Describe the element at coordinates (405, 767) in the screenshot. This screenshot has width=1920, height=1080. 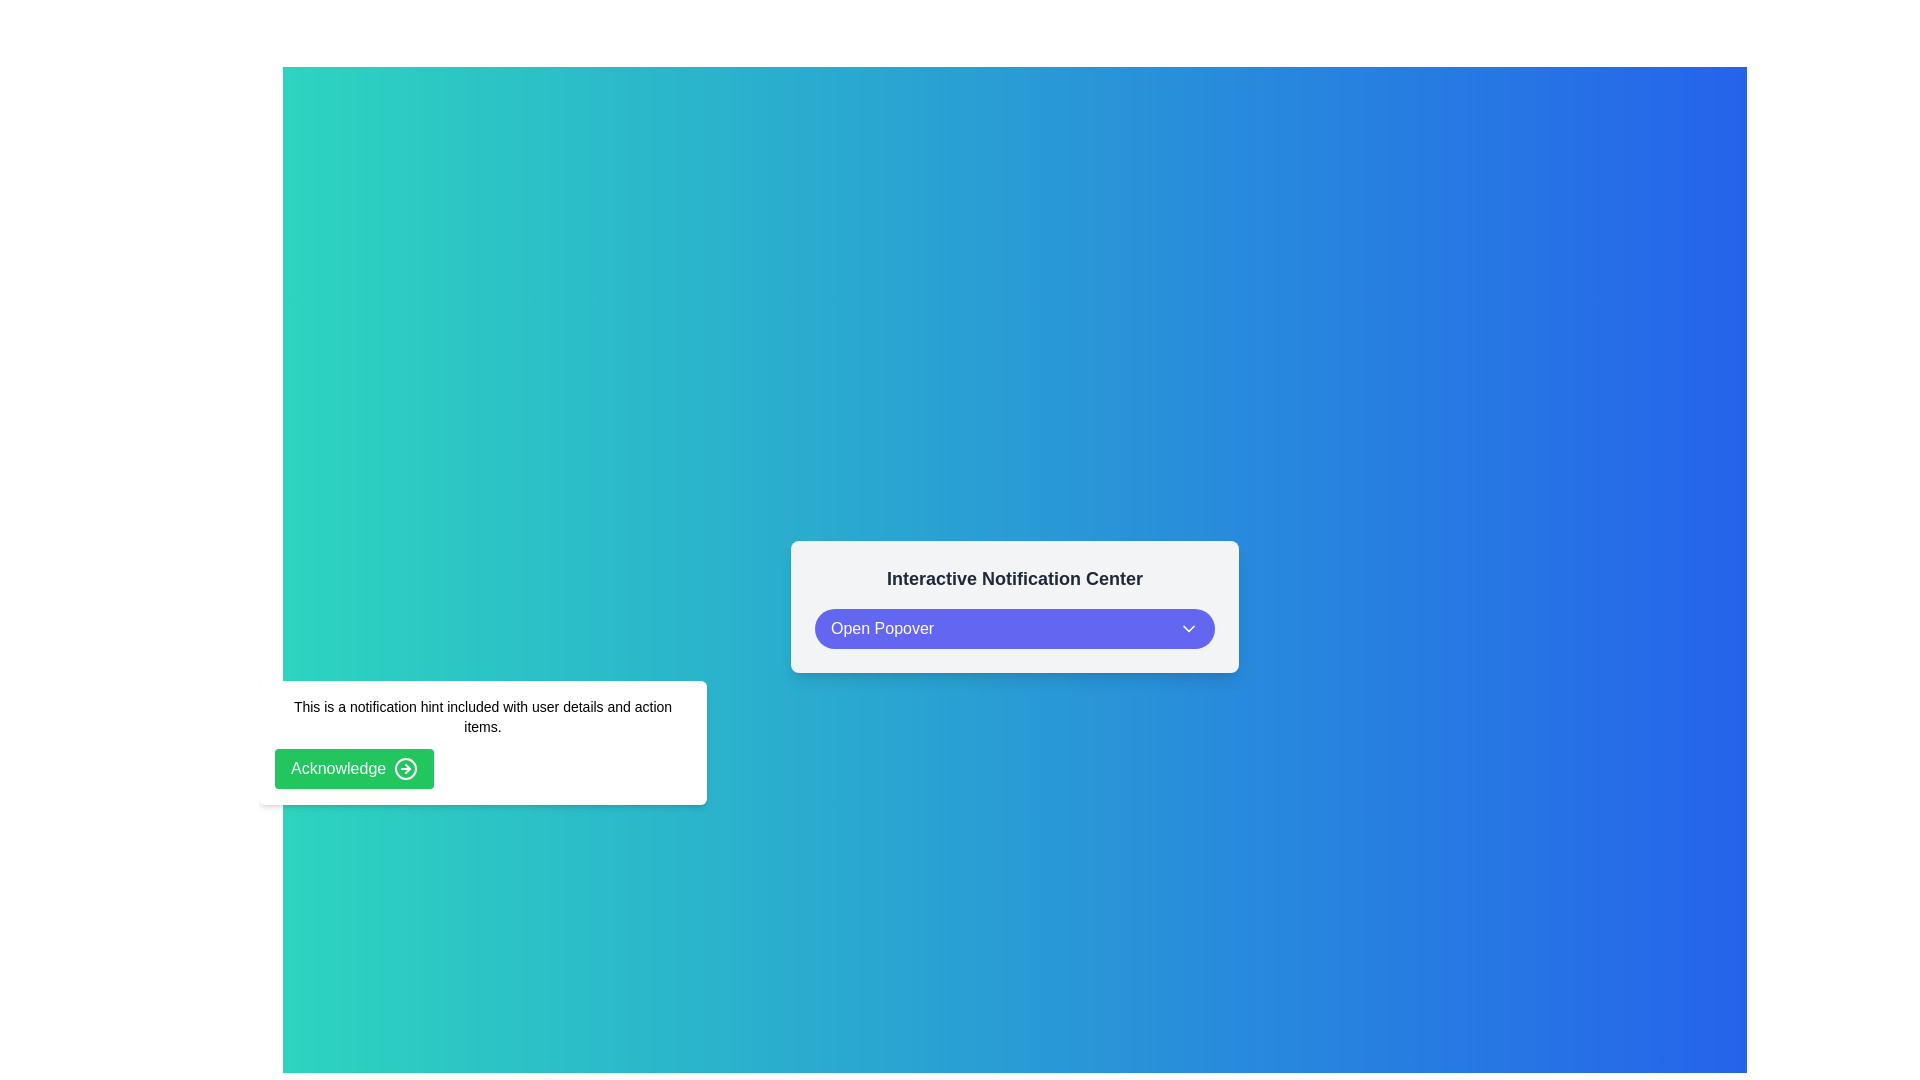
I see `the interactive icon located on the far right side of the green 'Acknowledge' button` at that location.